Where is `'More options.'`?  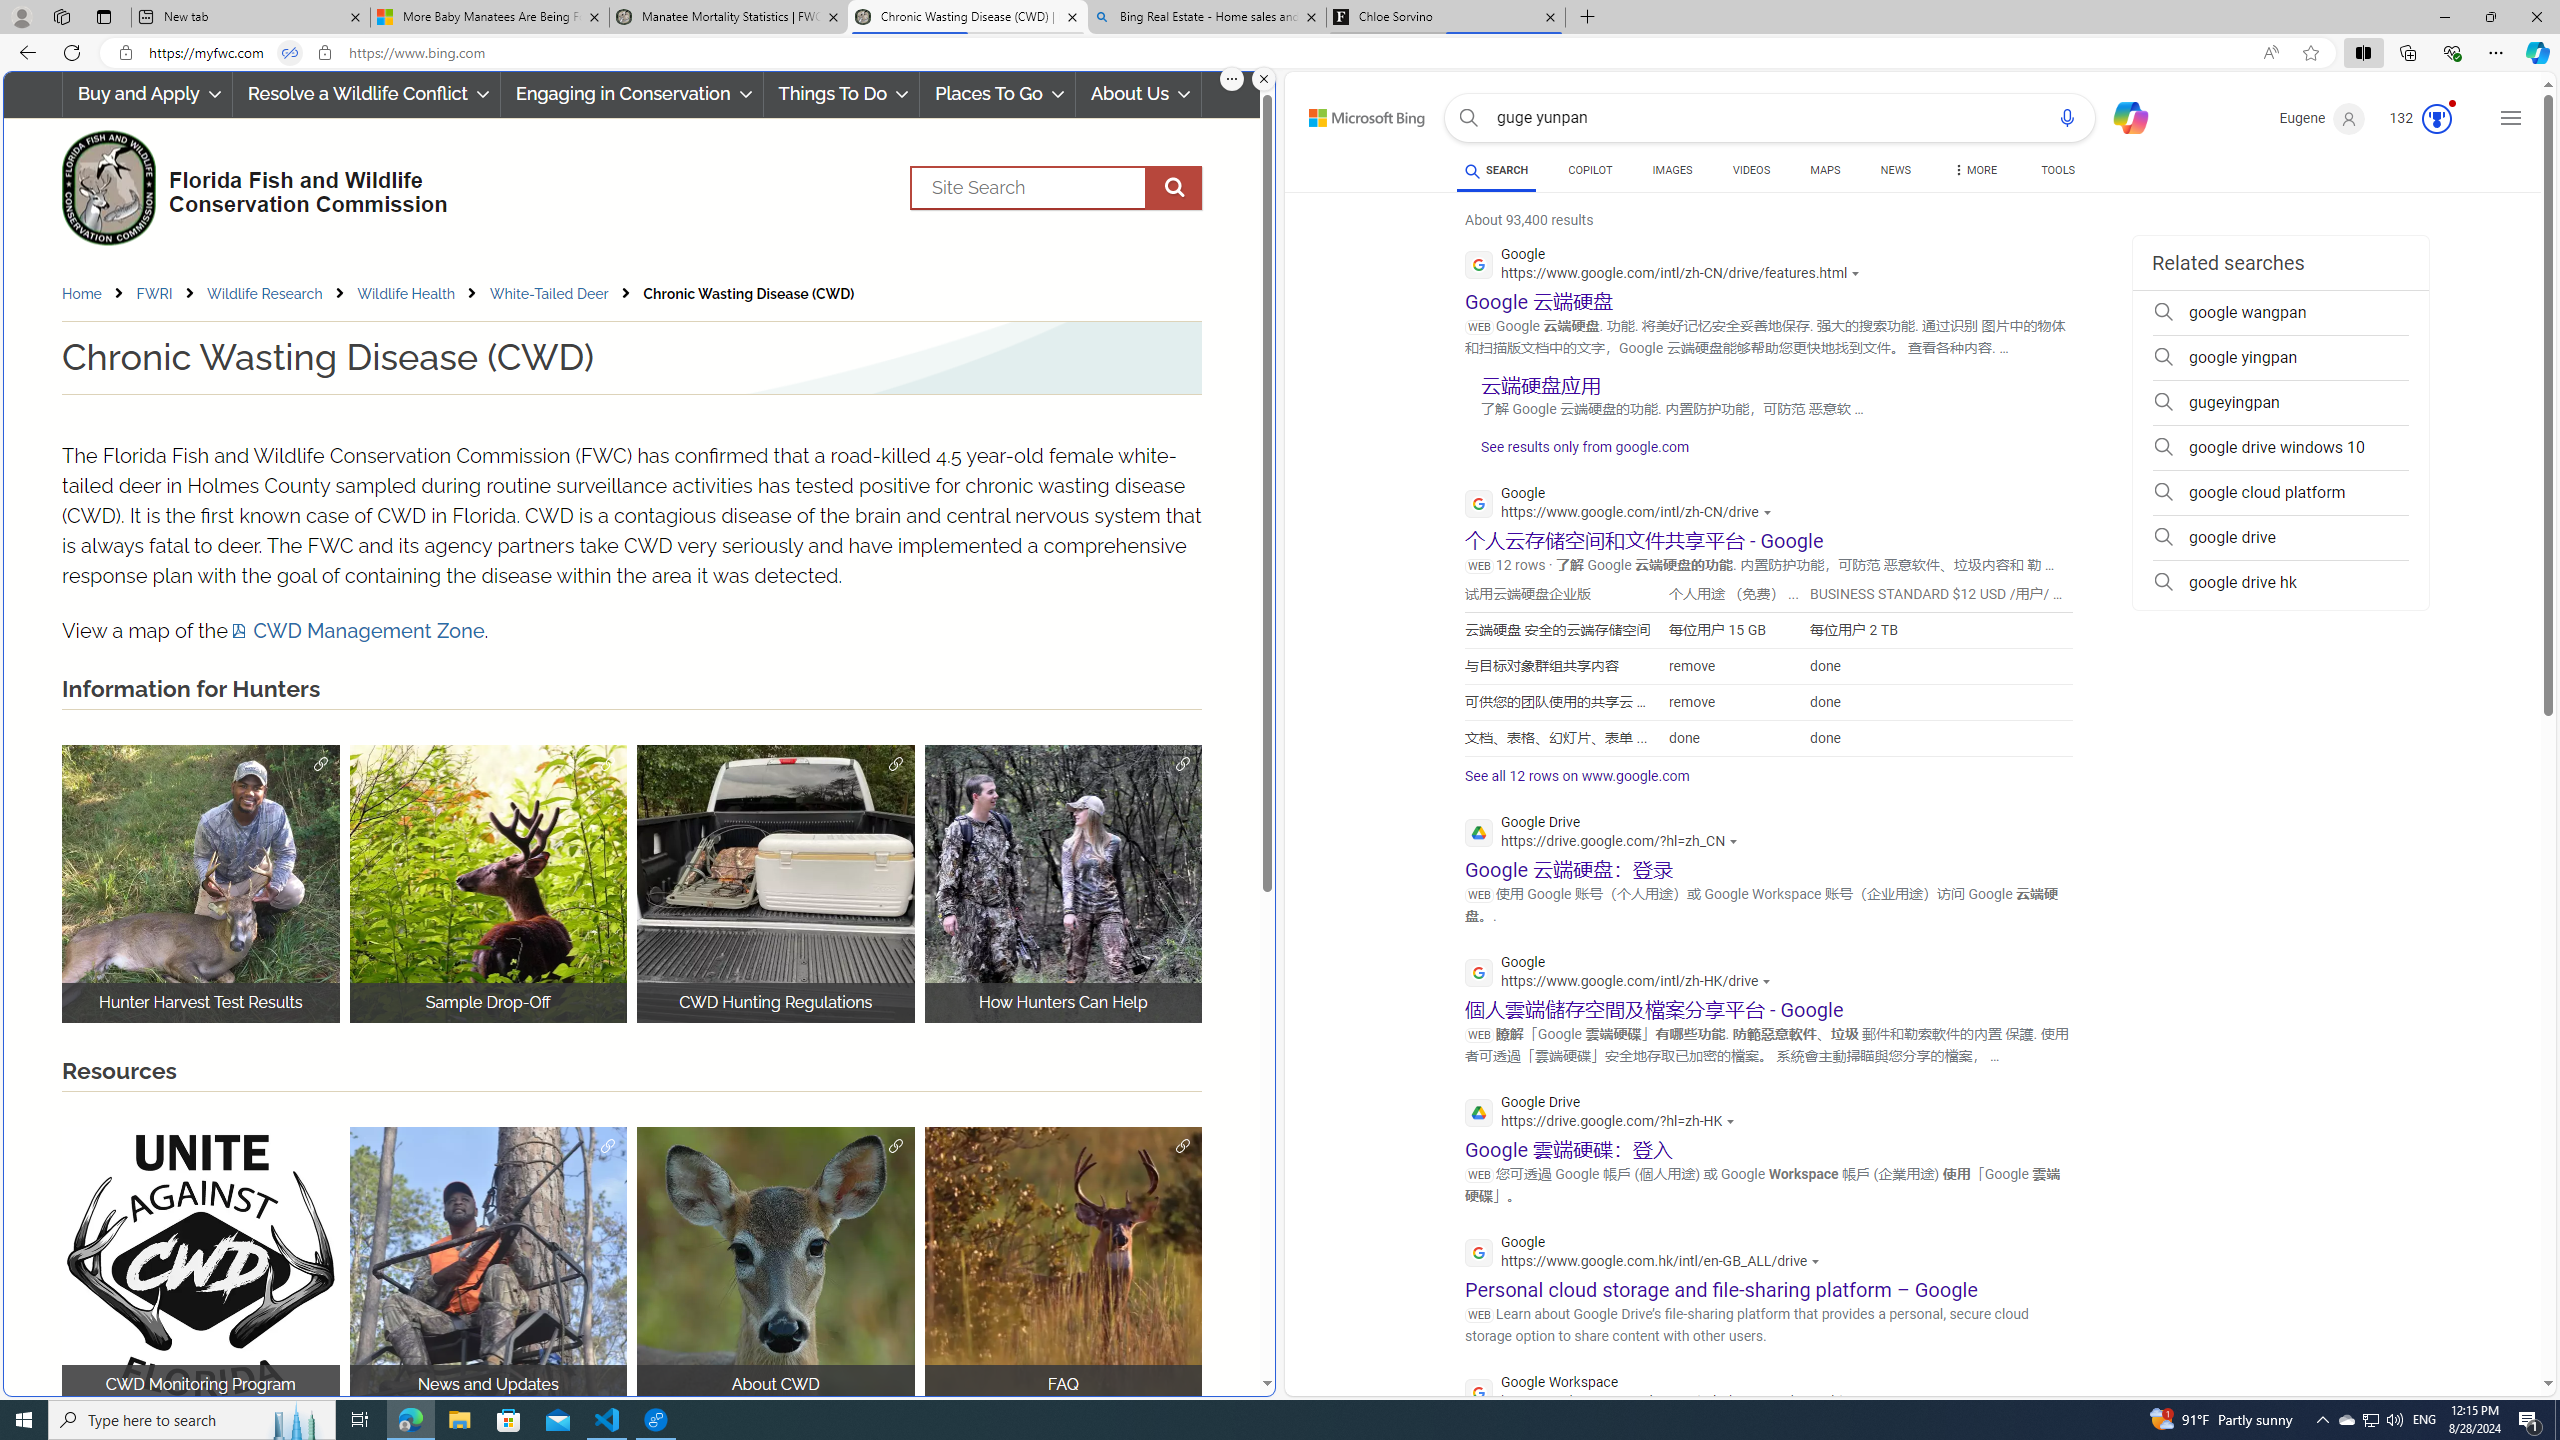
'More options.' is located at coordinates (1231, 78).